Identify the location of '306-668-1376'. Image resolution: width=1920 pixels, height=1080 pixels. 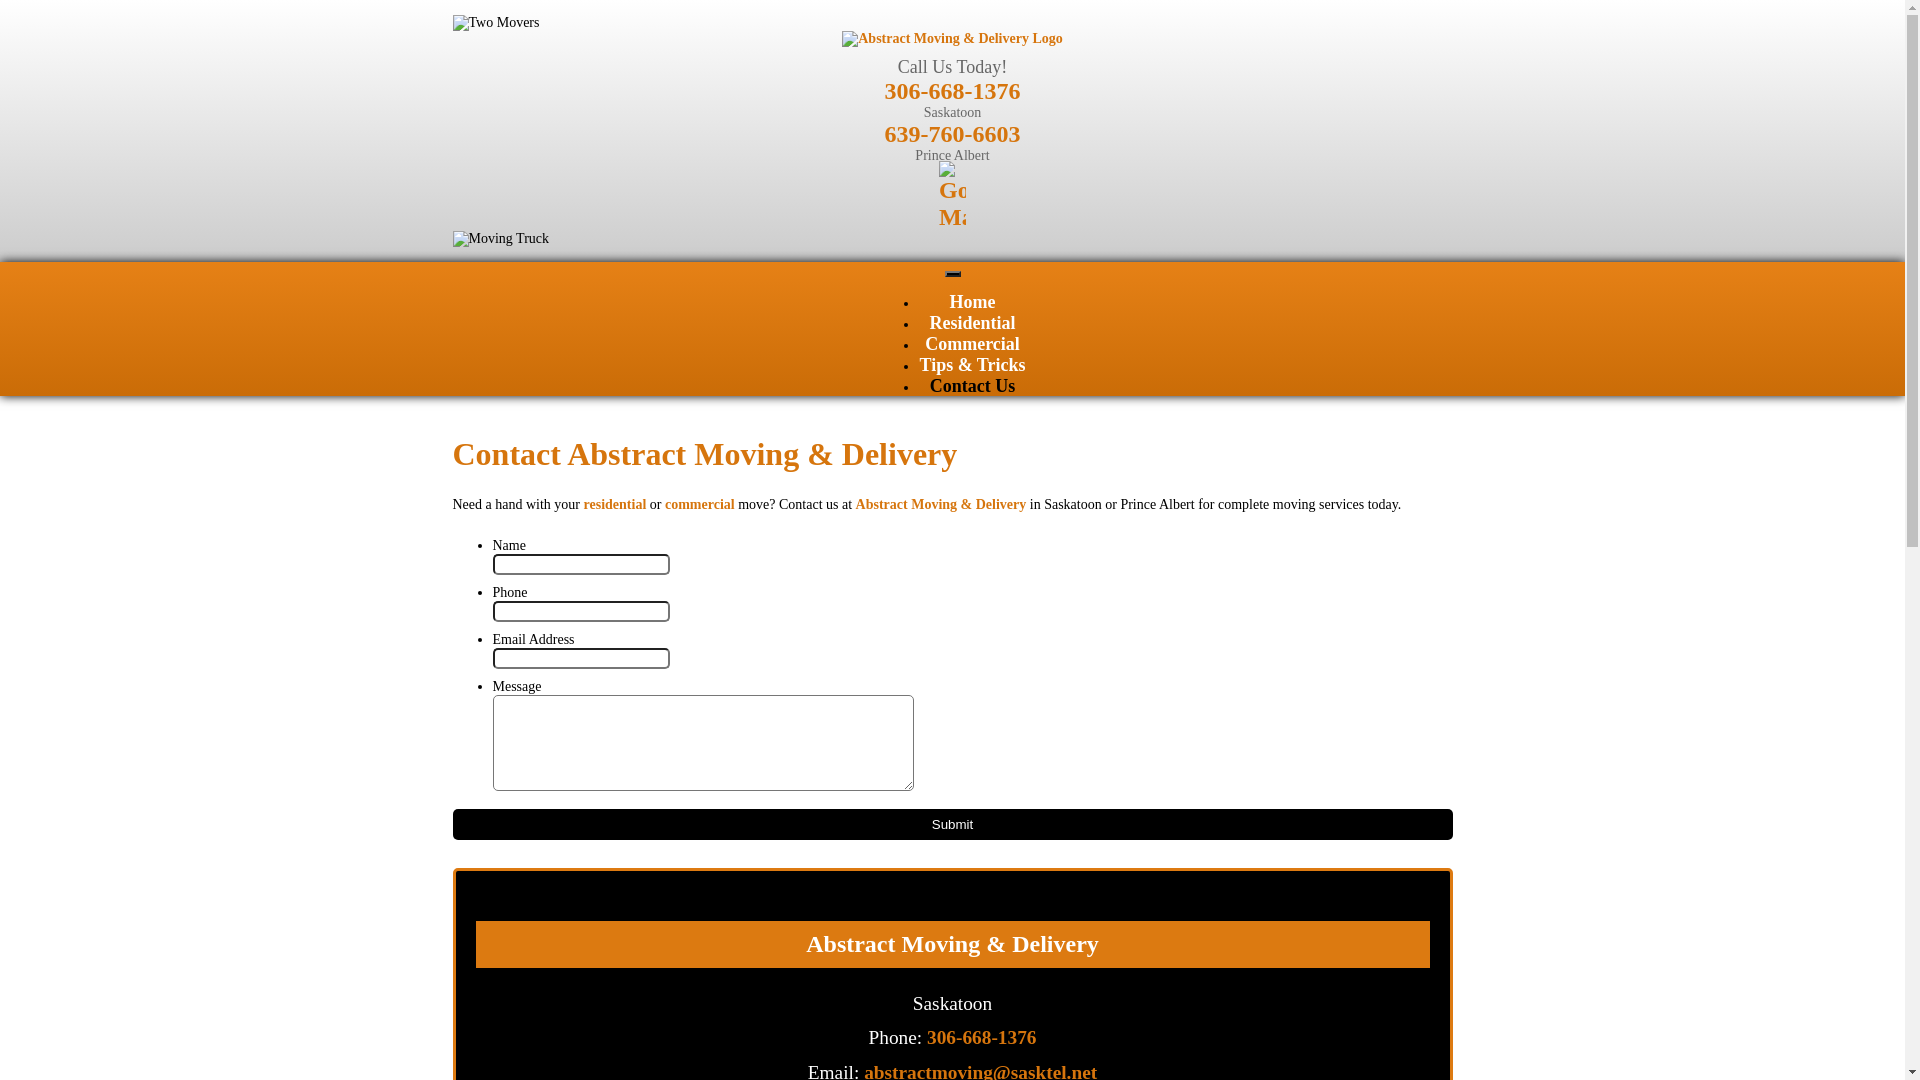
(882, 91).